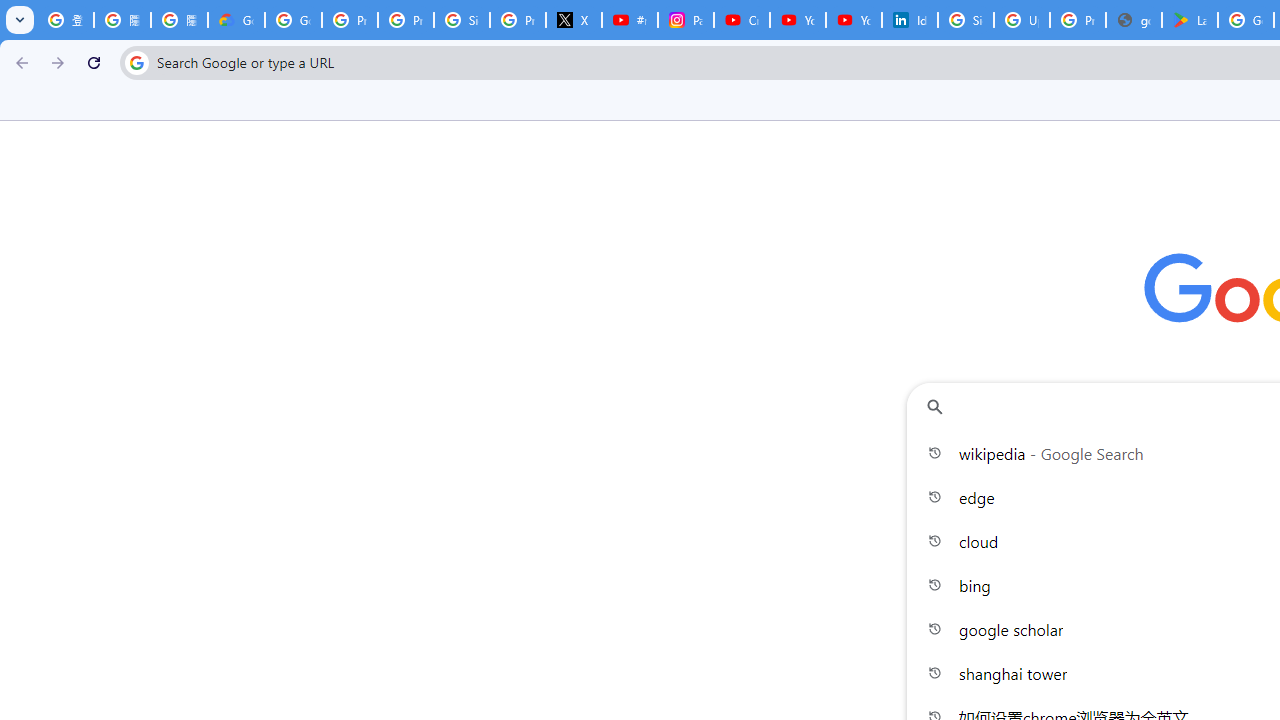 This screenshot has width=1280, height=720. What do you see at coordinates (909, 20) in the screenshot?
I see `'Identity verification via Persona | LinkedIn Help'` at bounding box center [909, 20].